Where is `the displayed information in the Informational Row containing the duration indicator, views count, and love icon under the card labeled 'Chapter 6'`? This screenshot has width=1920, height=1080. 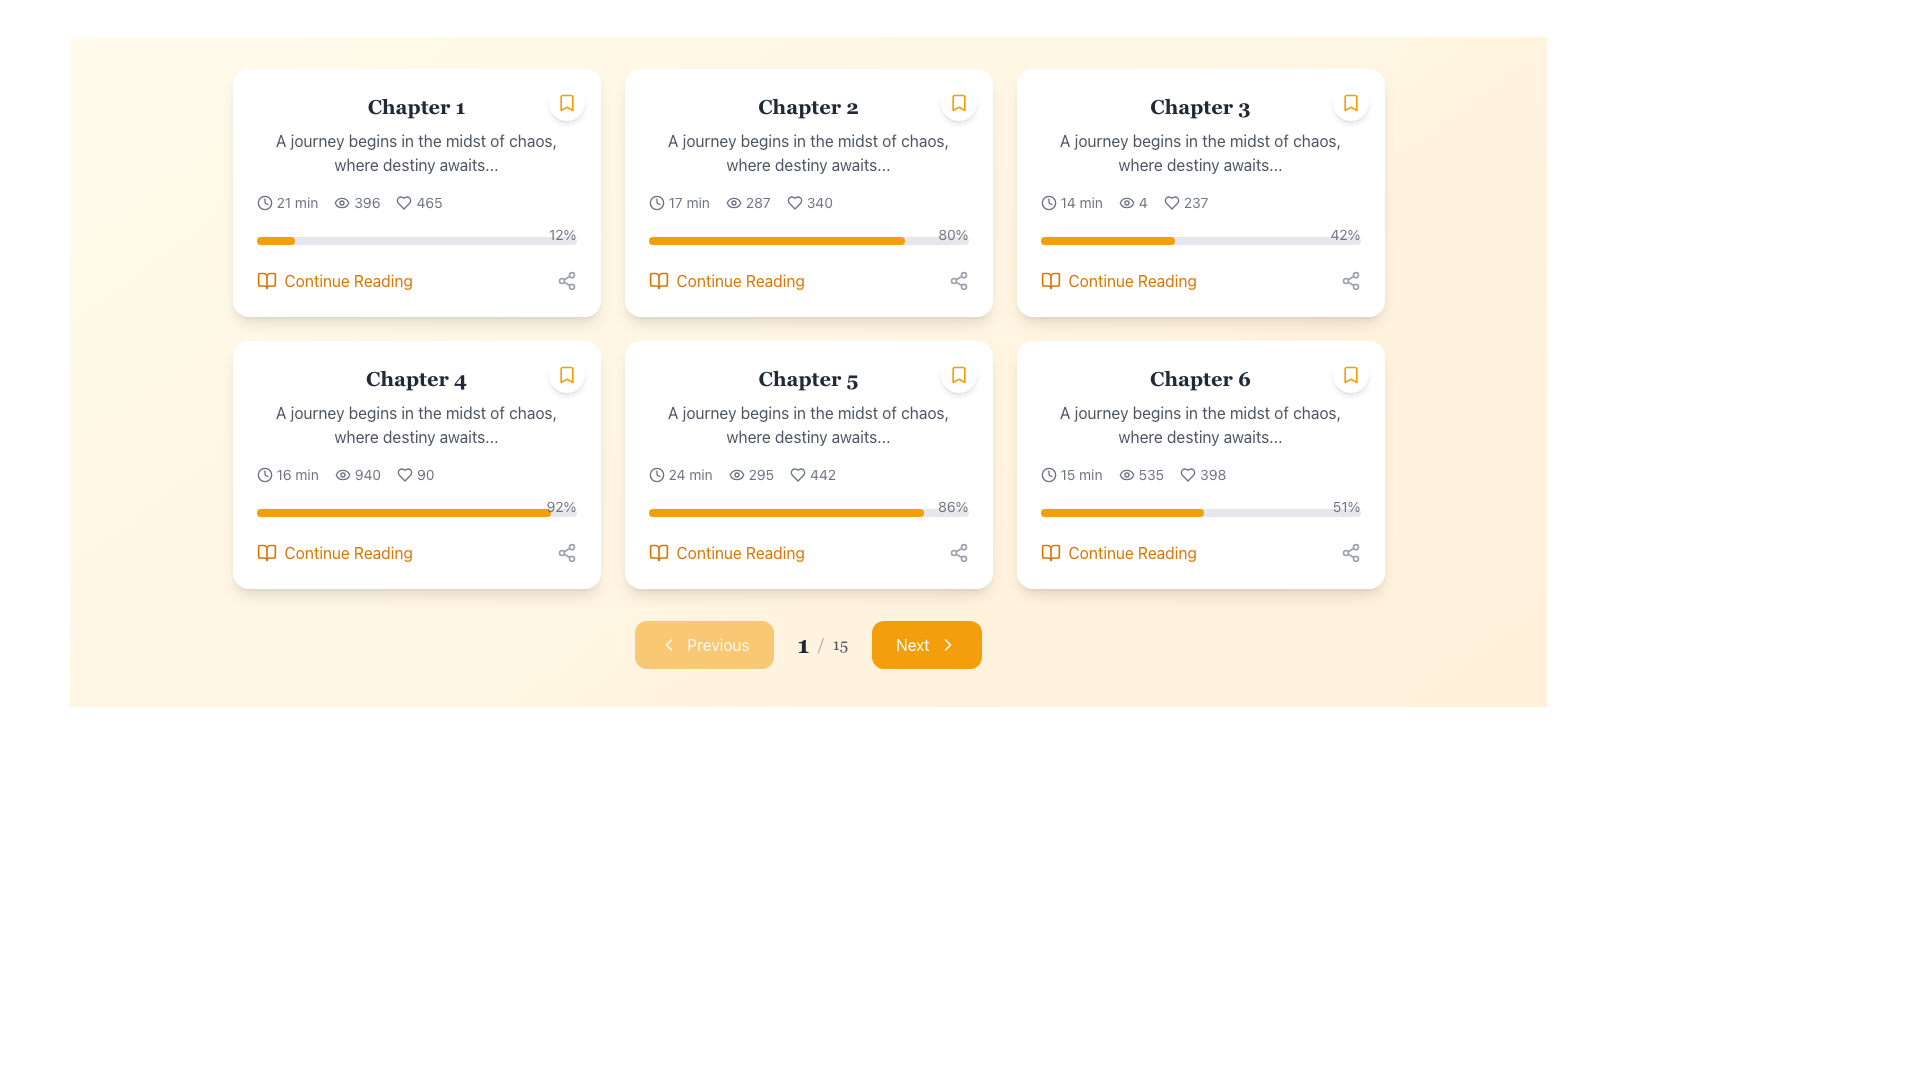 the displayed information in the Informational Row containing the duration indicator, views count, and love icon under the card labeled 'Chapter 6' is located at coordinates (1200, 474).